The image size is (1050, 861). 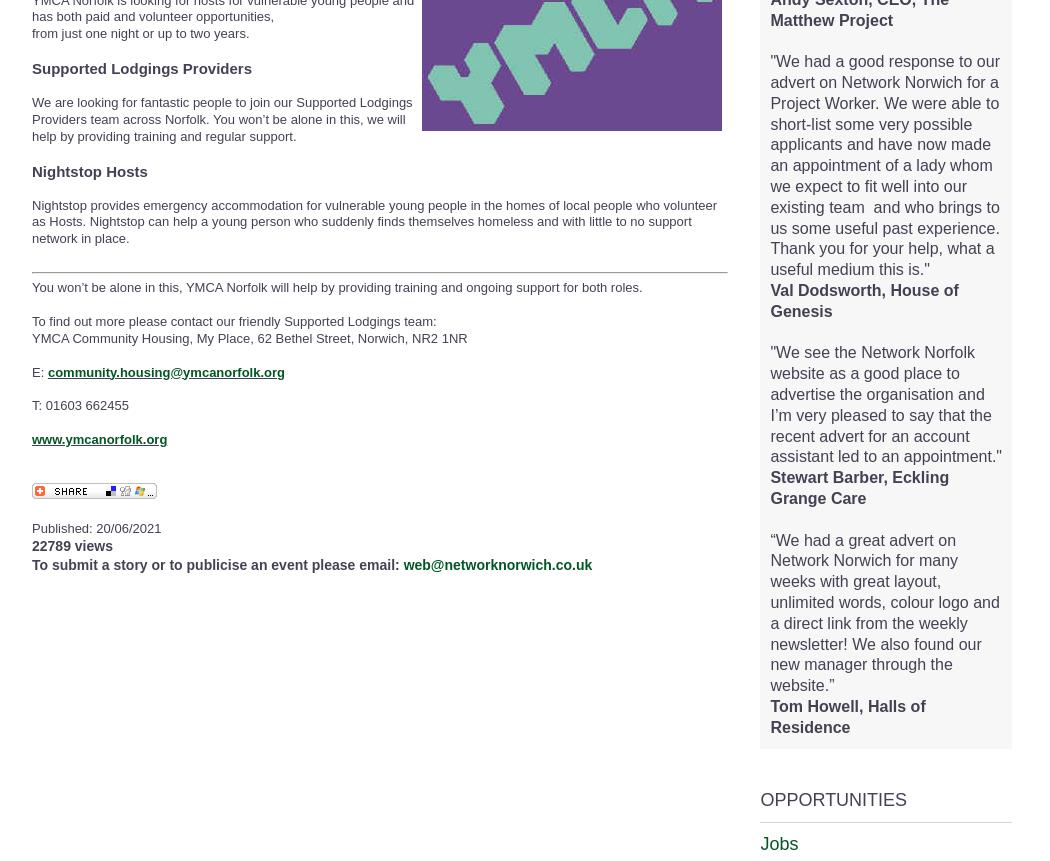 What do you see at coordinates (165, 371) in the screenshot?
I see `'community.housing@ymcanorfolk.org'` at bounding box center [165, 371].